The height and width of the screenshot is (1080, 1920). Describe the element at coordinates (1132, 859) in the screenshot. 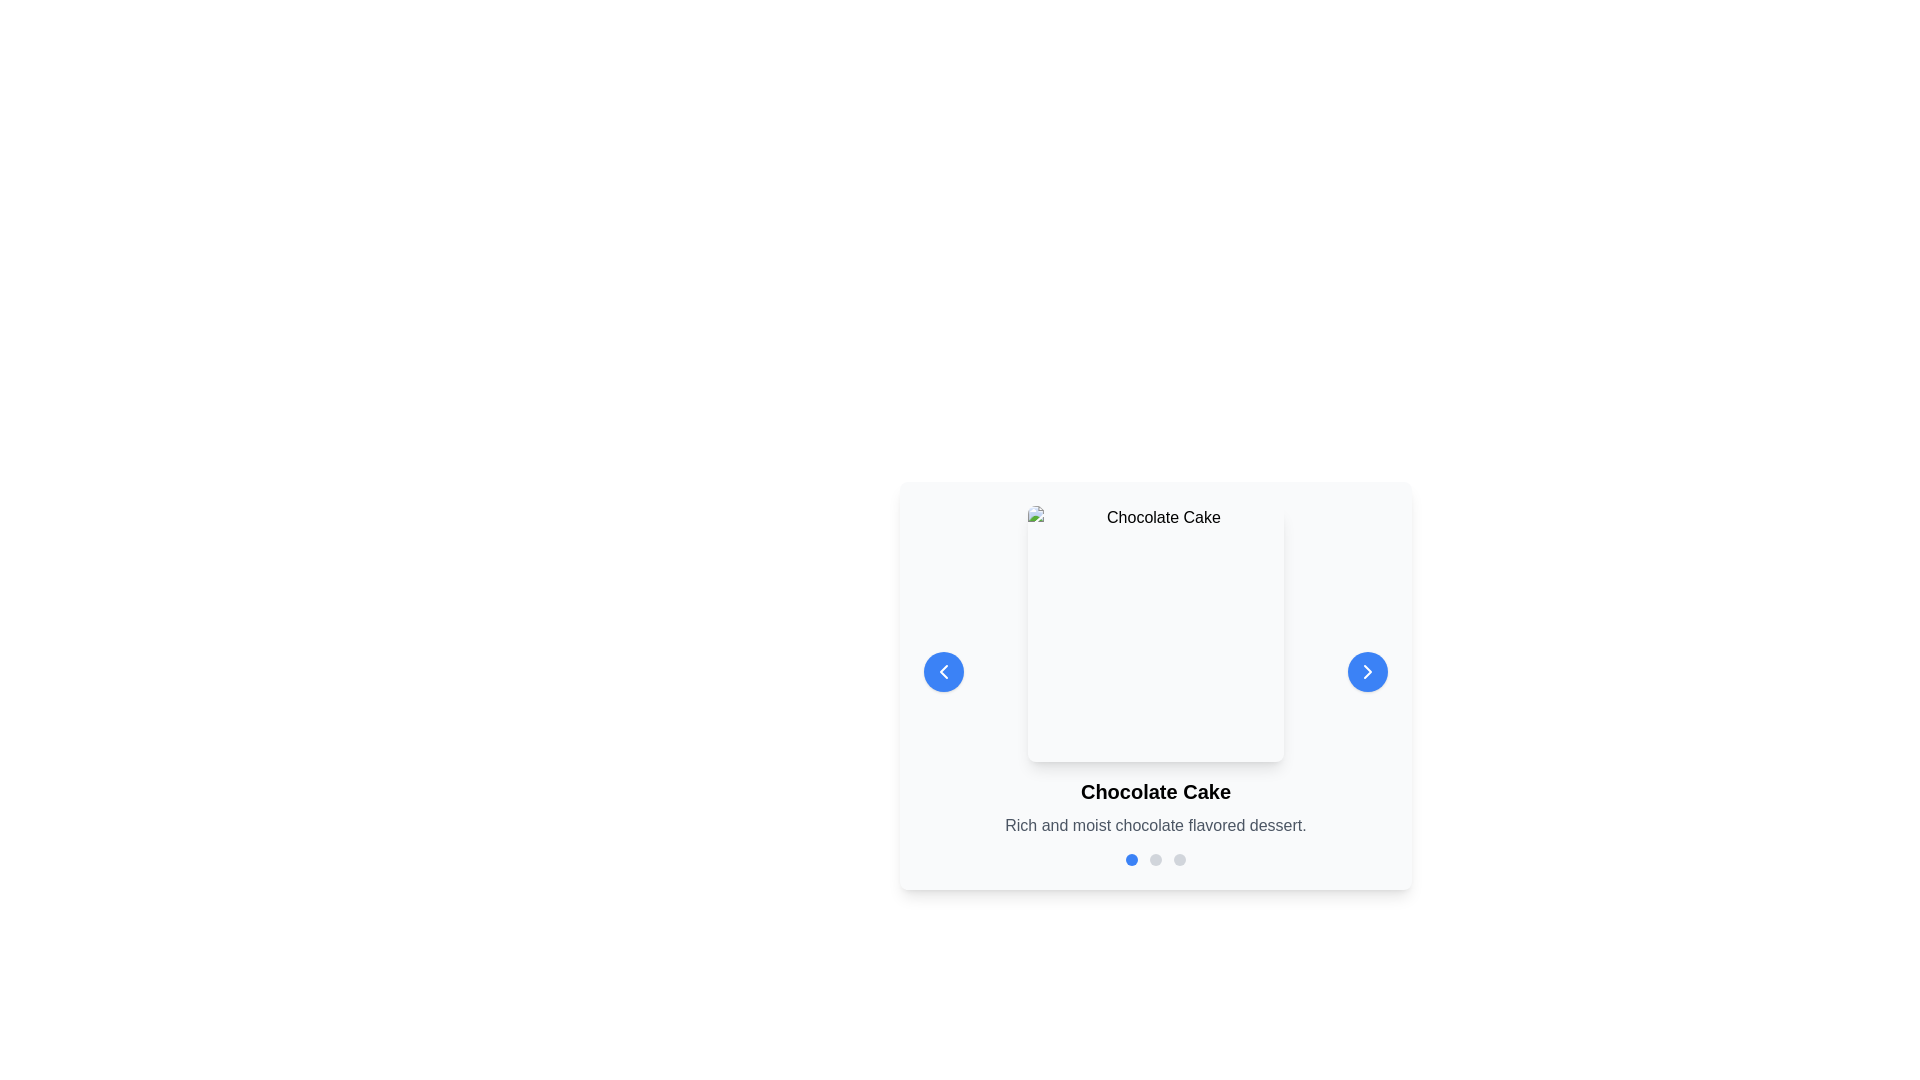

I see `the blue circular Selectable Indicator located at the bottom center of the content area, which corresponds to the 'Chocolate Cake' description` at that location.